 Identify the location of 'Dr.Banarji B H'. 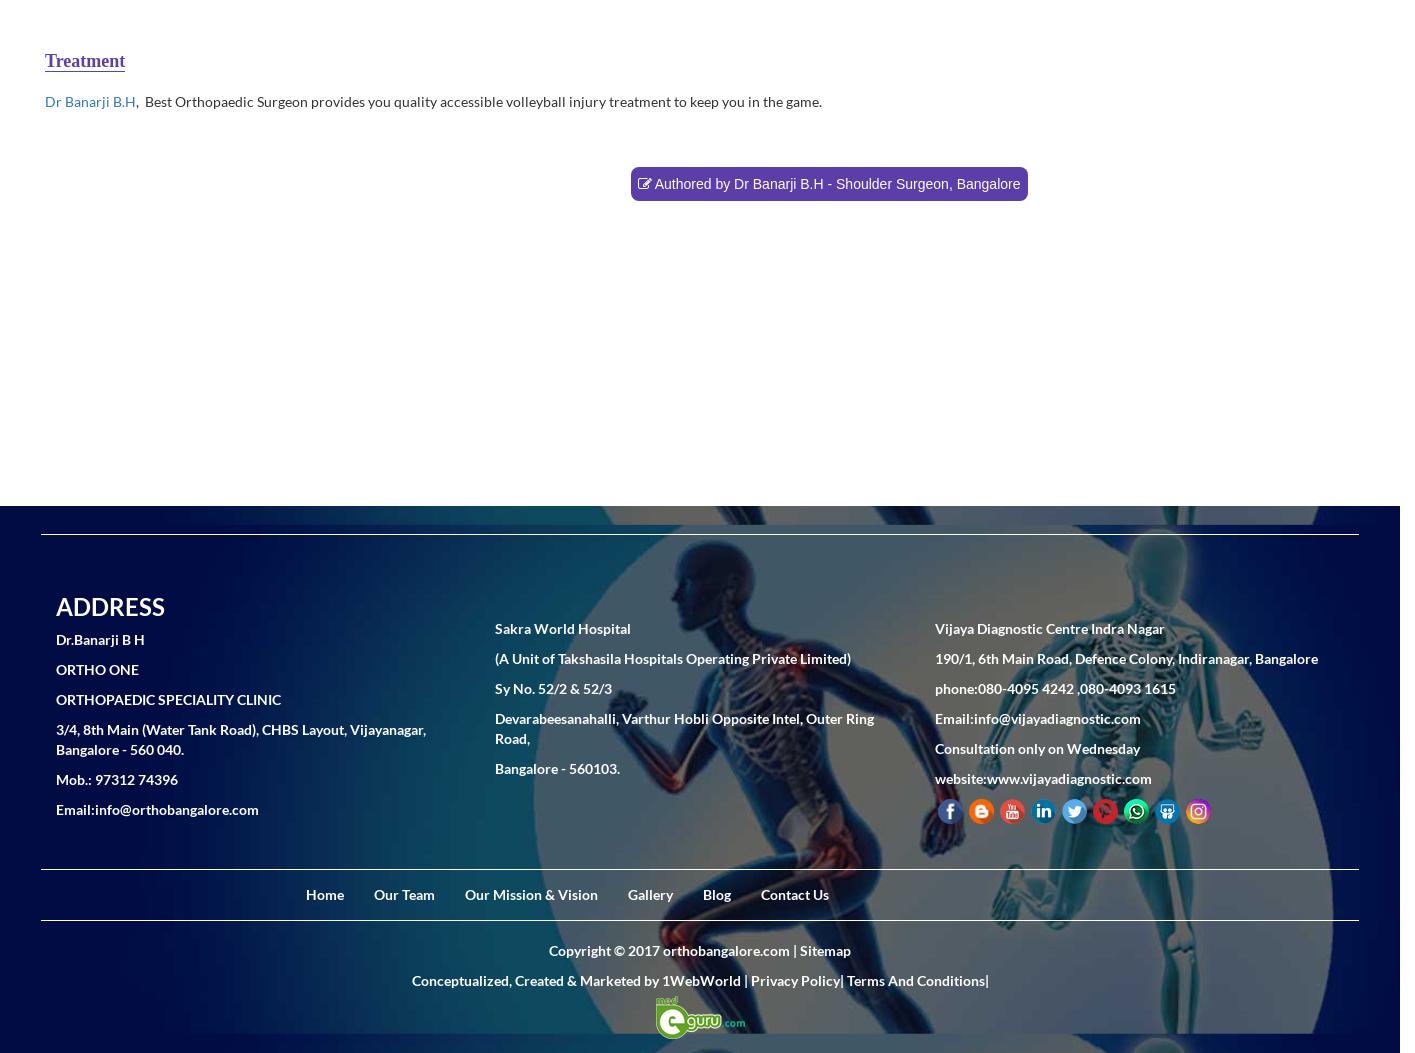
(99, 638).